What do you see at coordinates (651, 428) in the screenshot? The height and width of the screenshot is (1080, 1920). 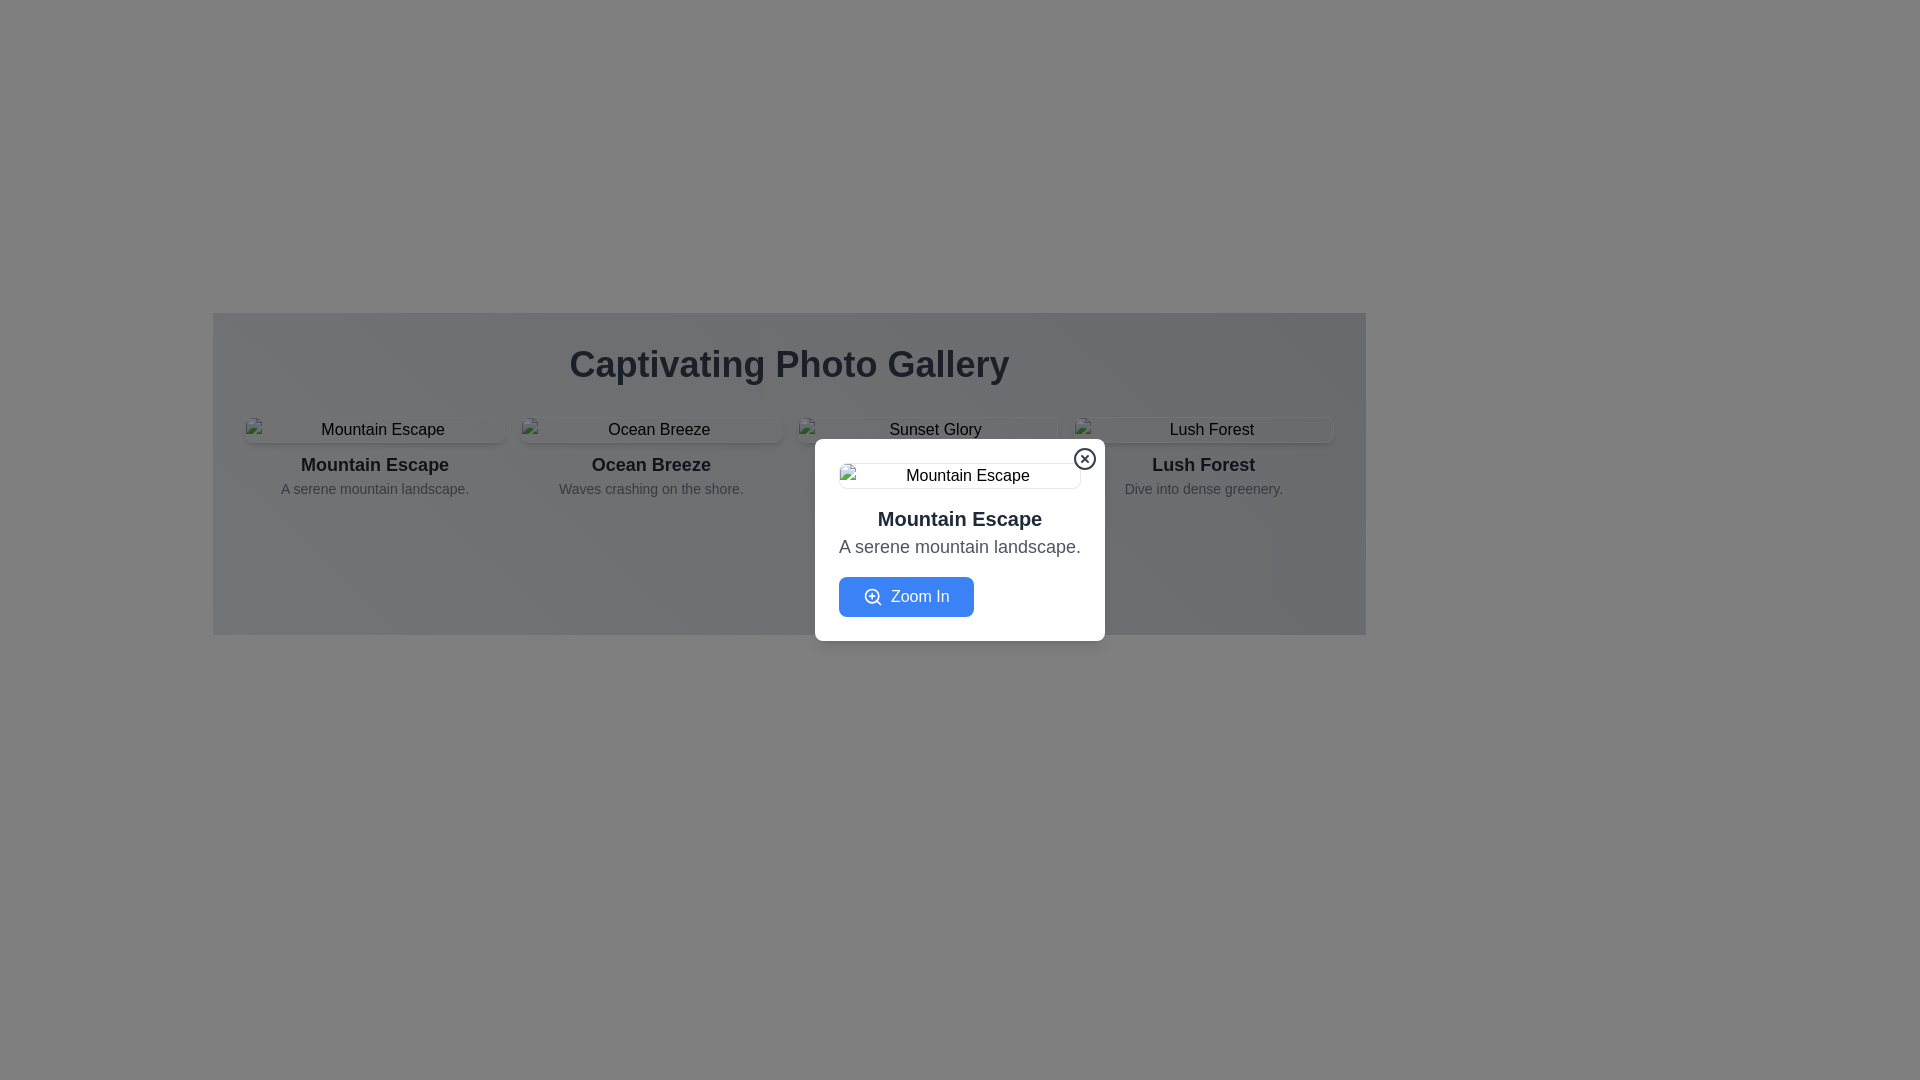 I see `the 'Ocean Breeze' image placeholder which is a rectangular icon with a soft turquoise color and rounded border, located in the center layer of a horizontal gallery as the second entry from the left` at bounding box center [651, 428].